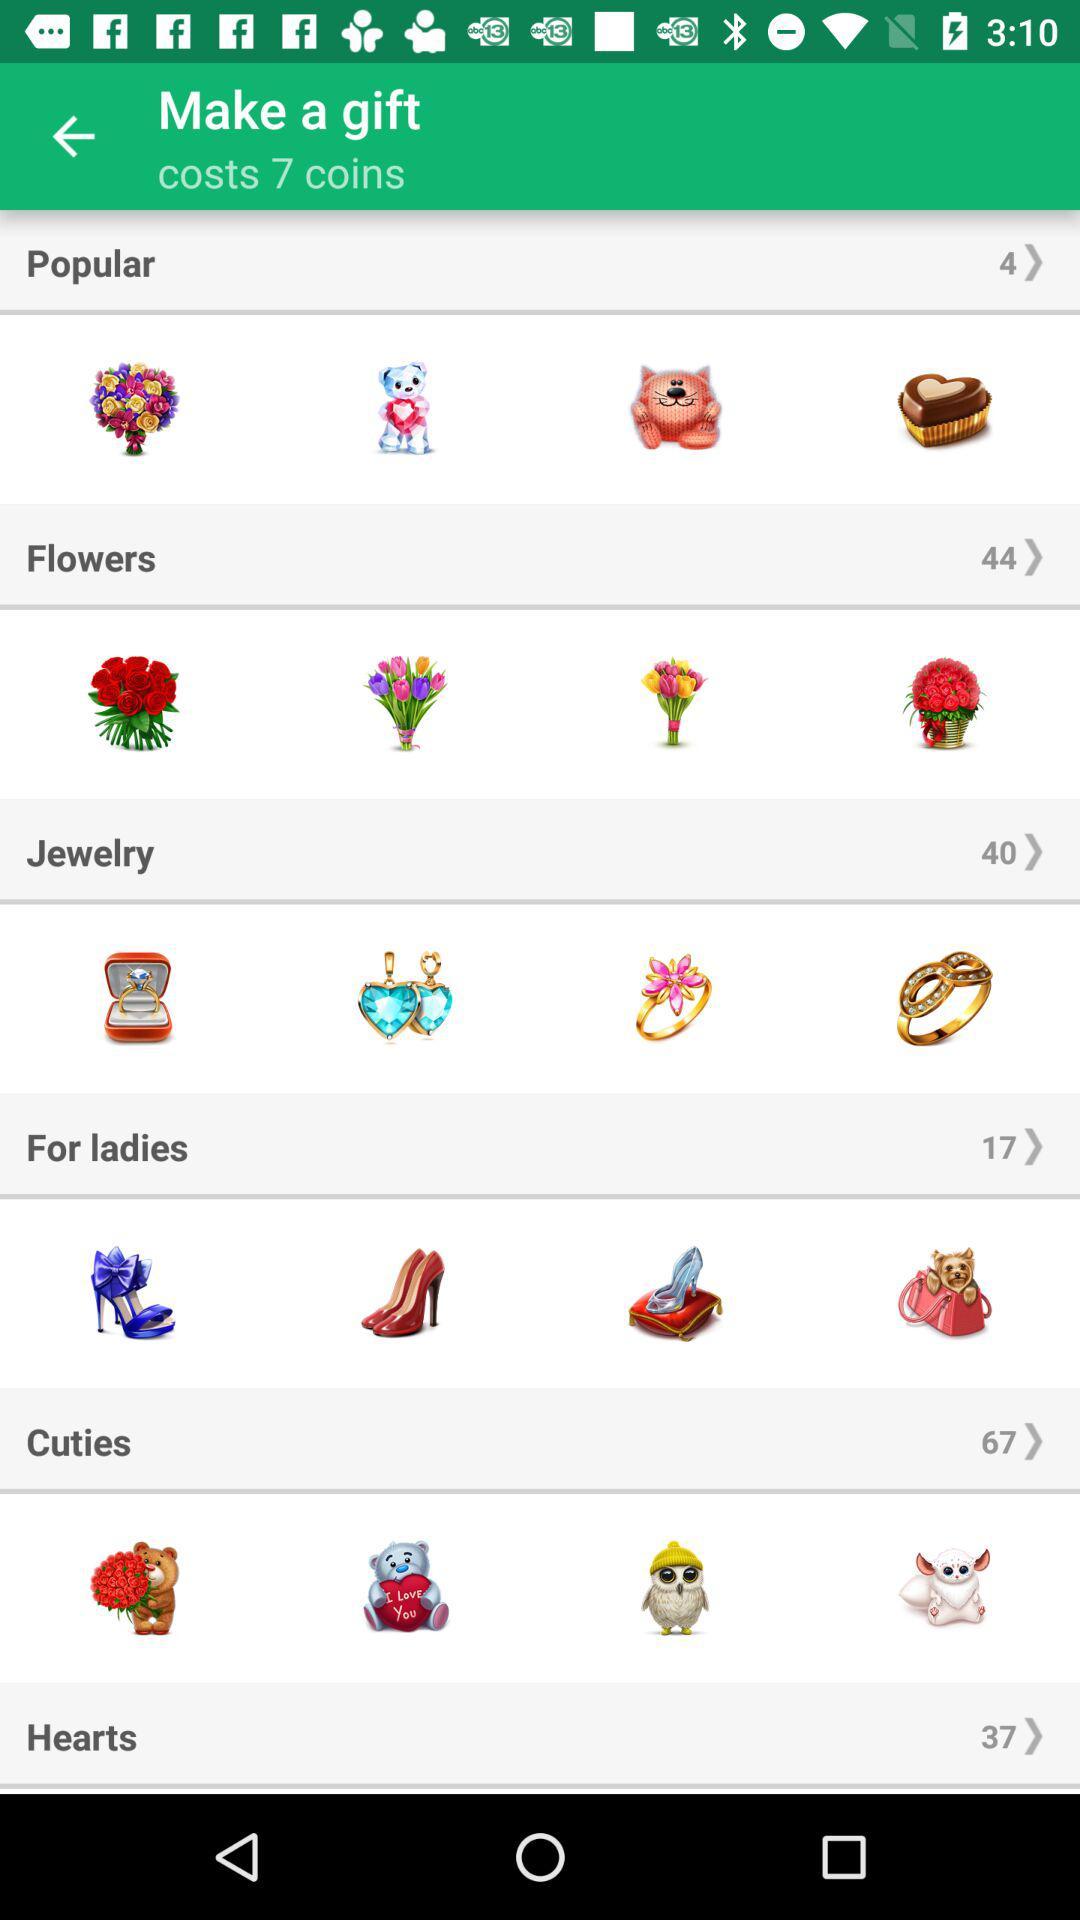 The width and height of the screenshot is (1080, 1920). I want to click on the gift, so click(405, 1587).